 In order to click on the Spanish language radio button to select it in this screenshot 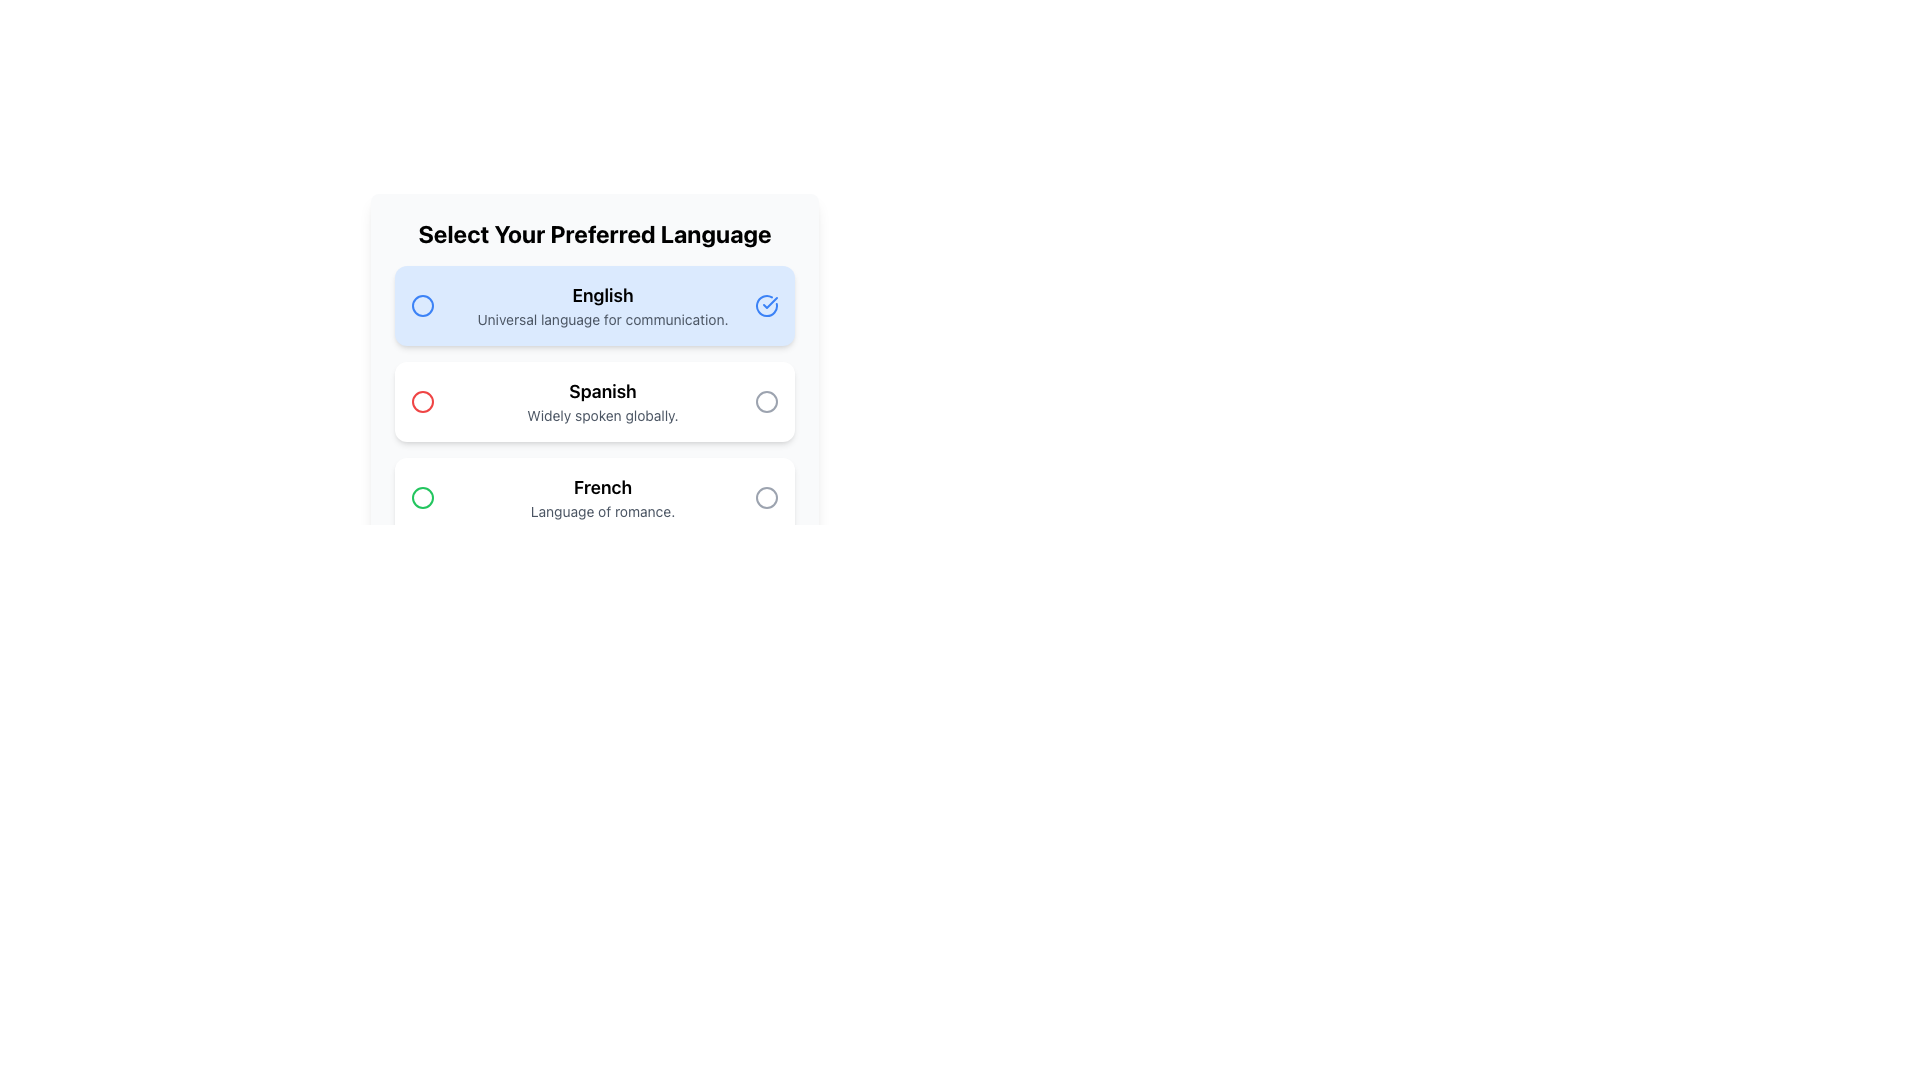, I will do `click(594, 401)`.